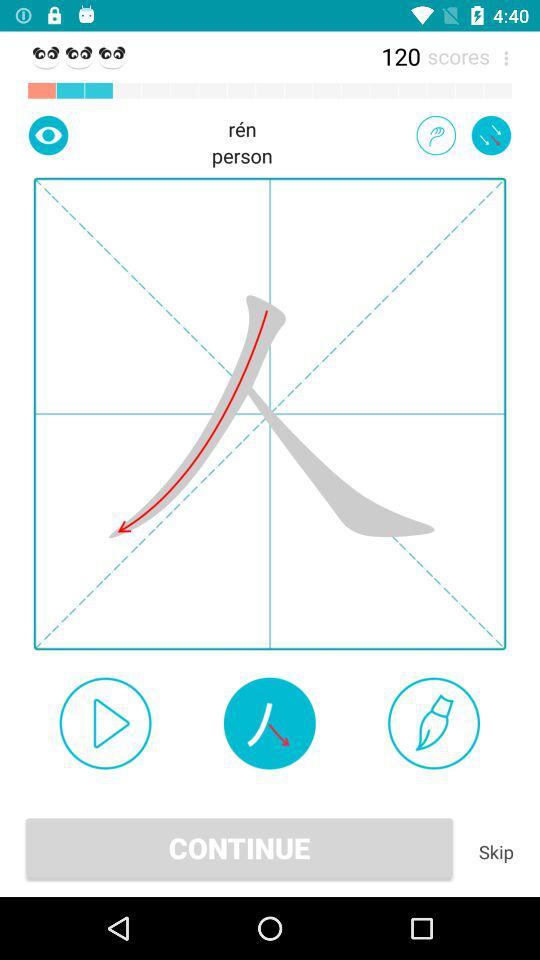  Describe the element at coordinates (433, 722) in the screenshot. I see `the icon above continue` at that location.